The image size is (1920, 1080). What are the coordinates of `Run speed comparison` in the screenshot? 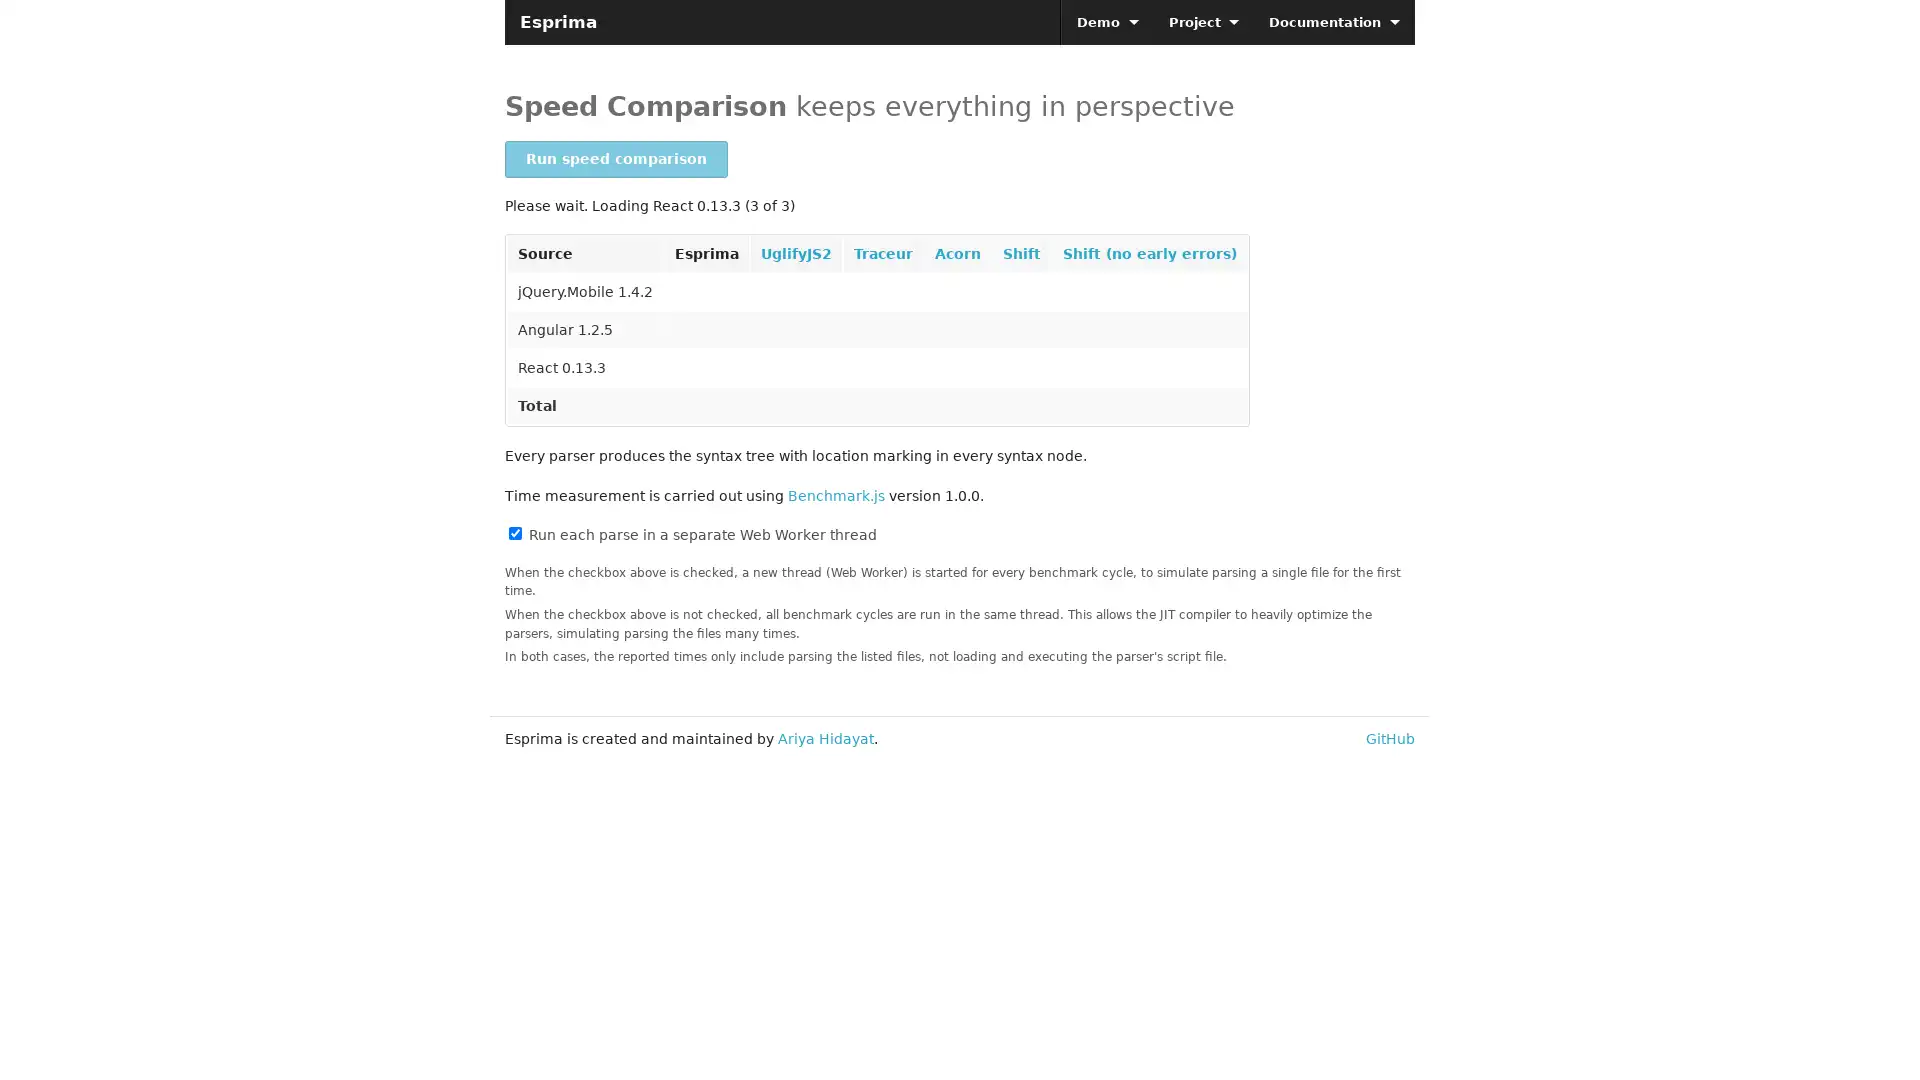 It's located at (615, 158).